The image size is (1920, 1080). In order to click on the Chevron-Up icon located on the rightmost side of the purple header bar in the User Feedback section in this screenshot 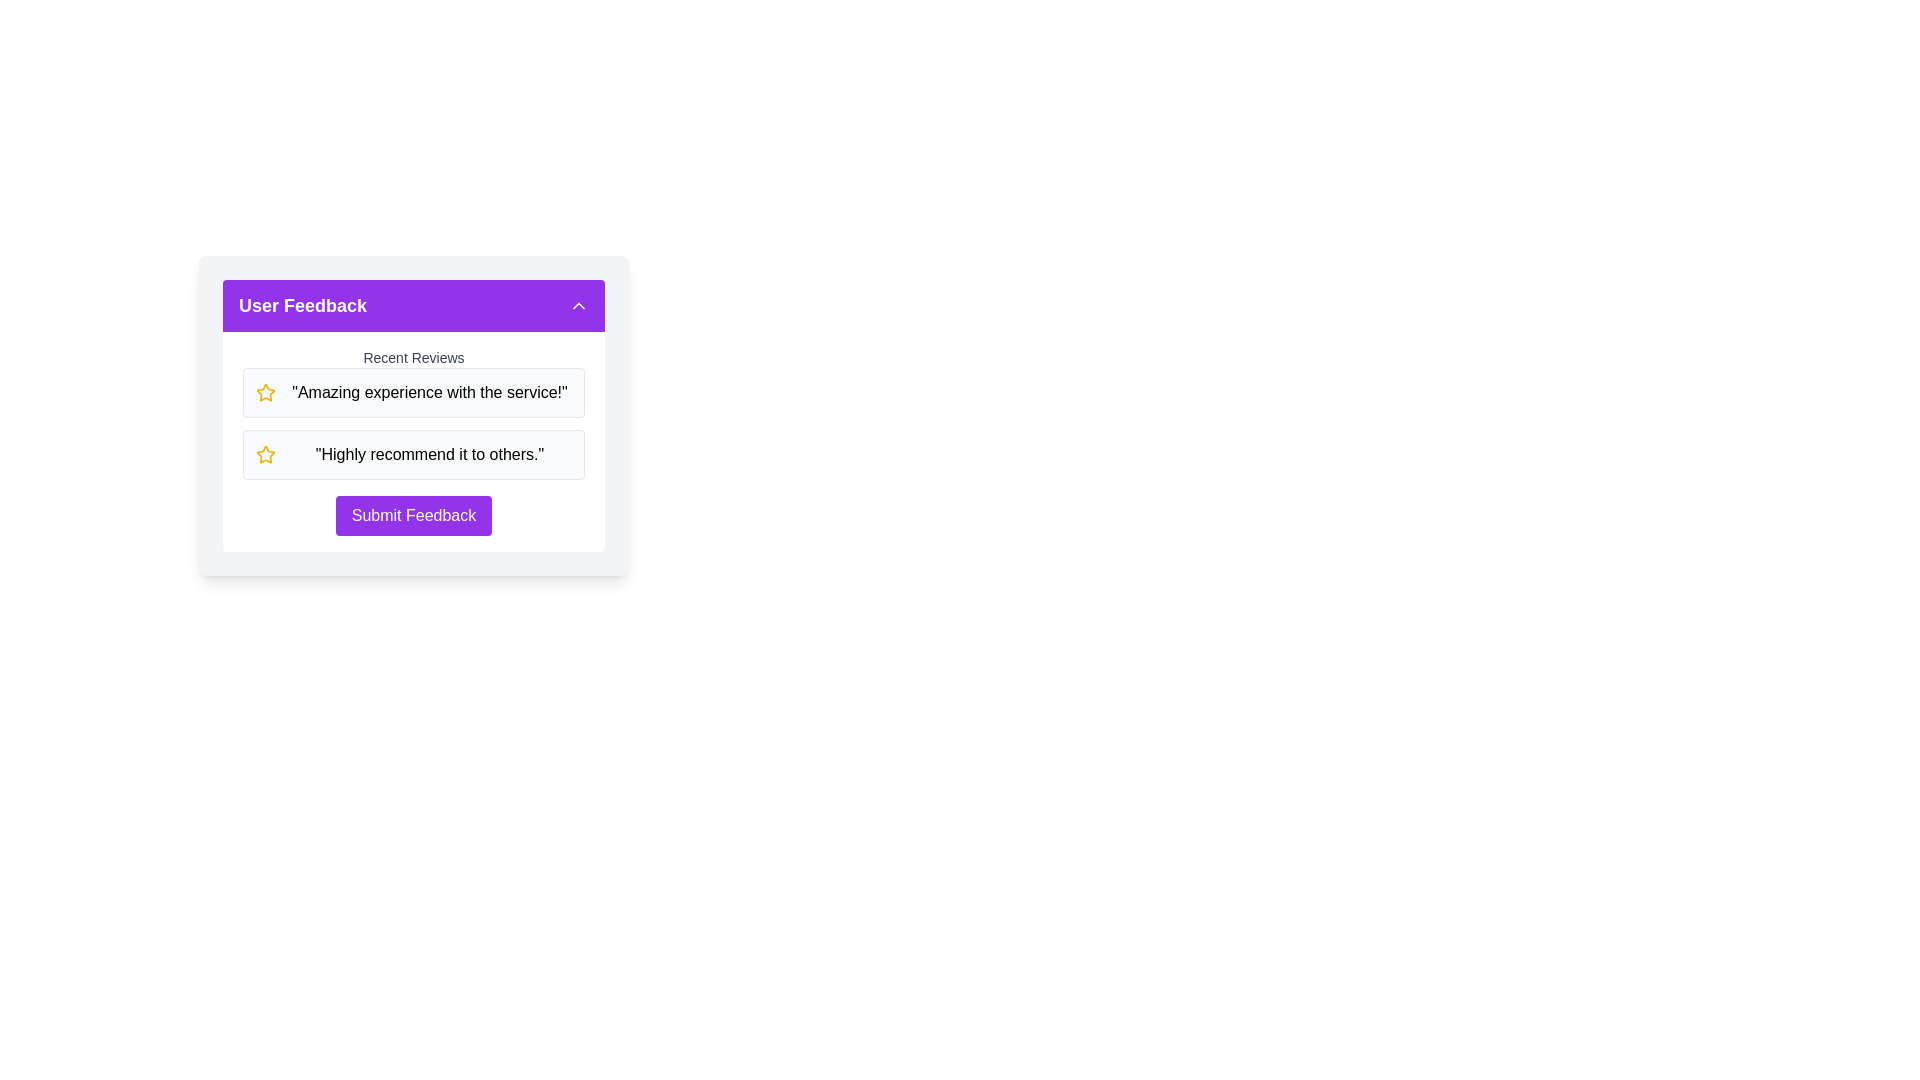, I will do `click(578, 305)`.